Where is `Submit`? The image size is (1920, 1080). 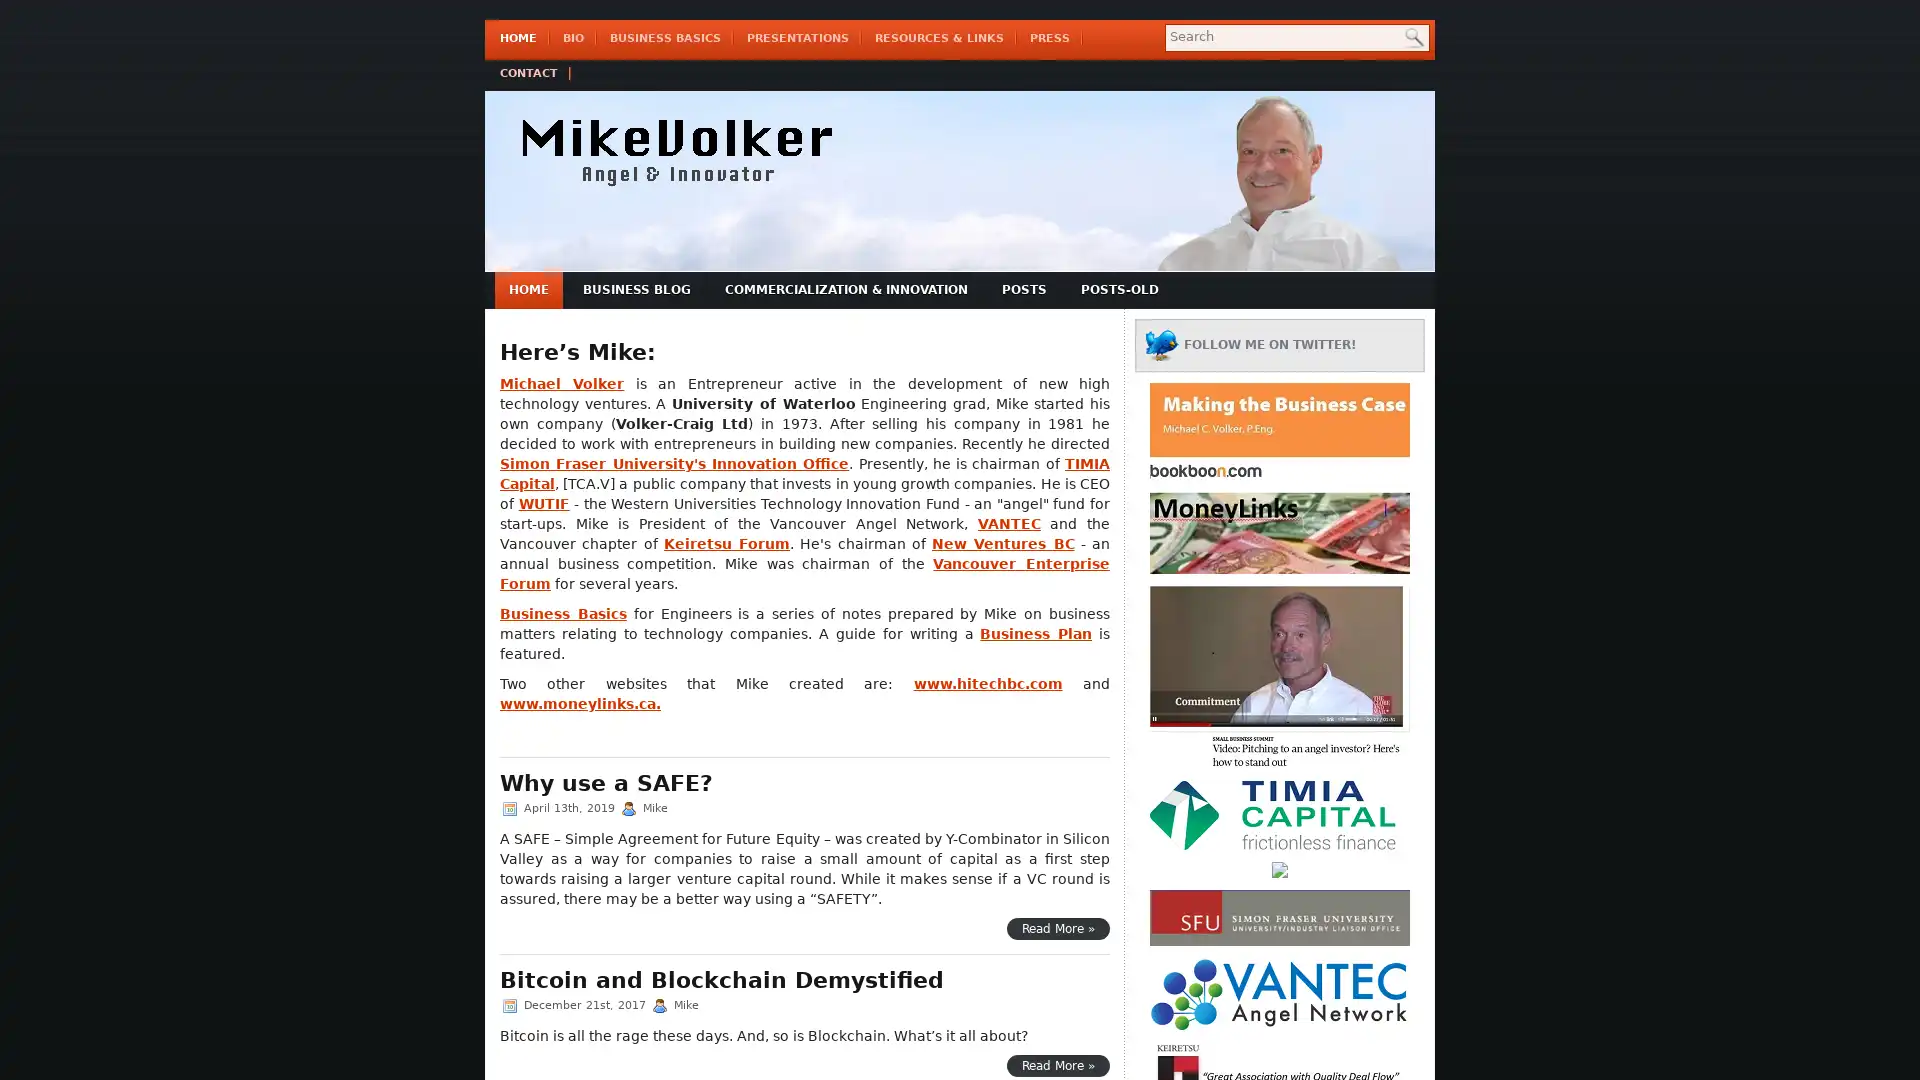
Submit is located at coordinates (1413, 42).